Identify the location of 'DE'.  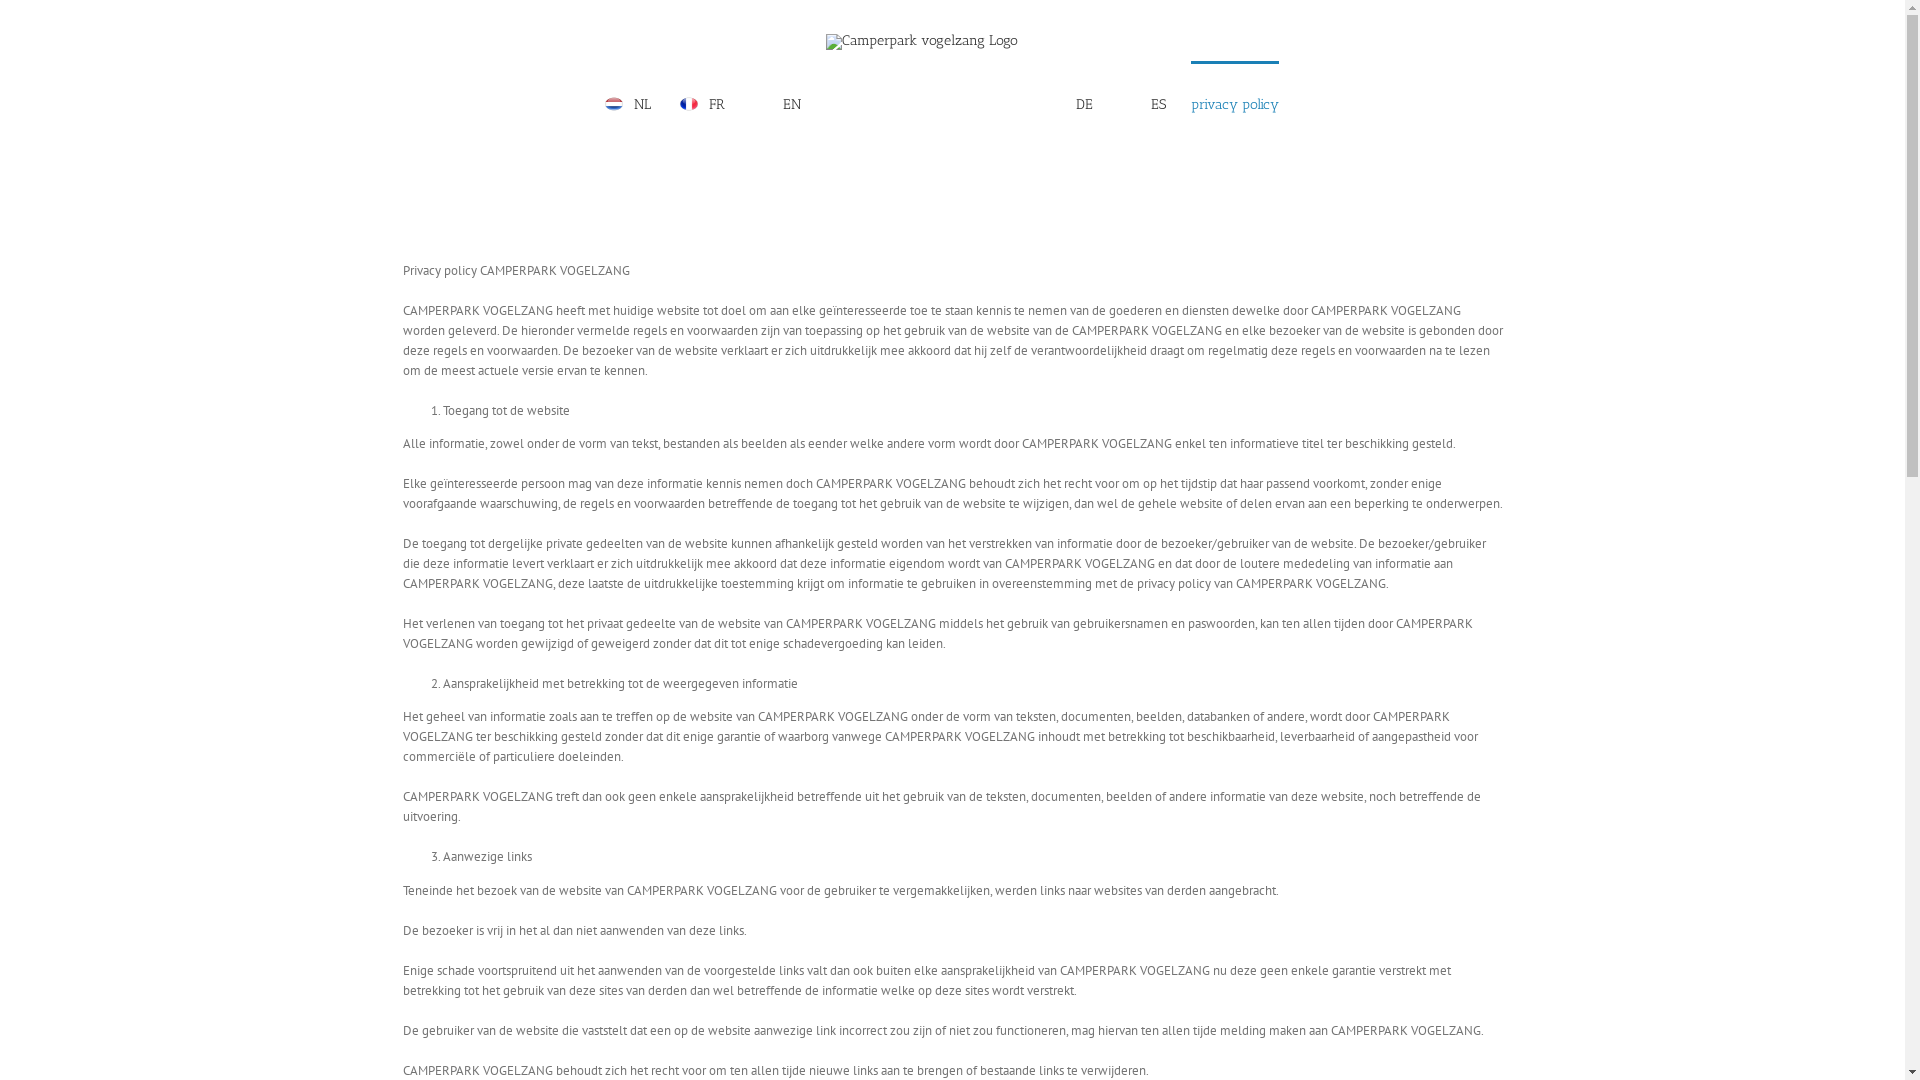
(1066, 103).